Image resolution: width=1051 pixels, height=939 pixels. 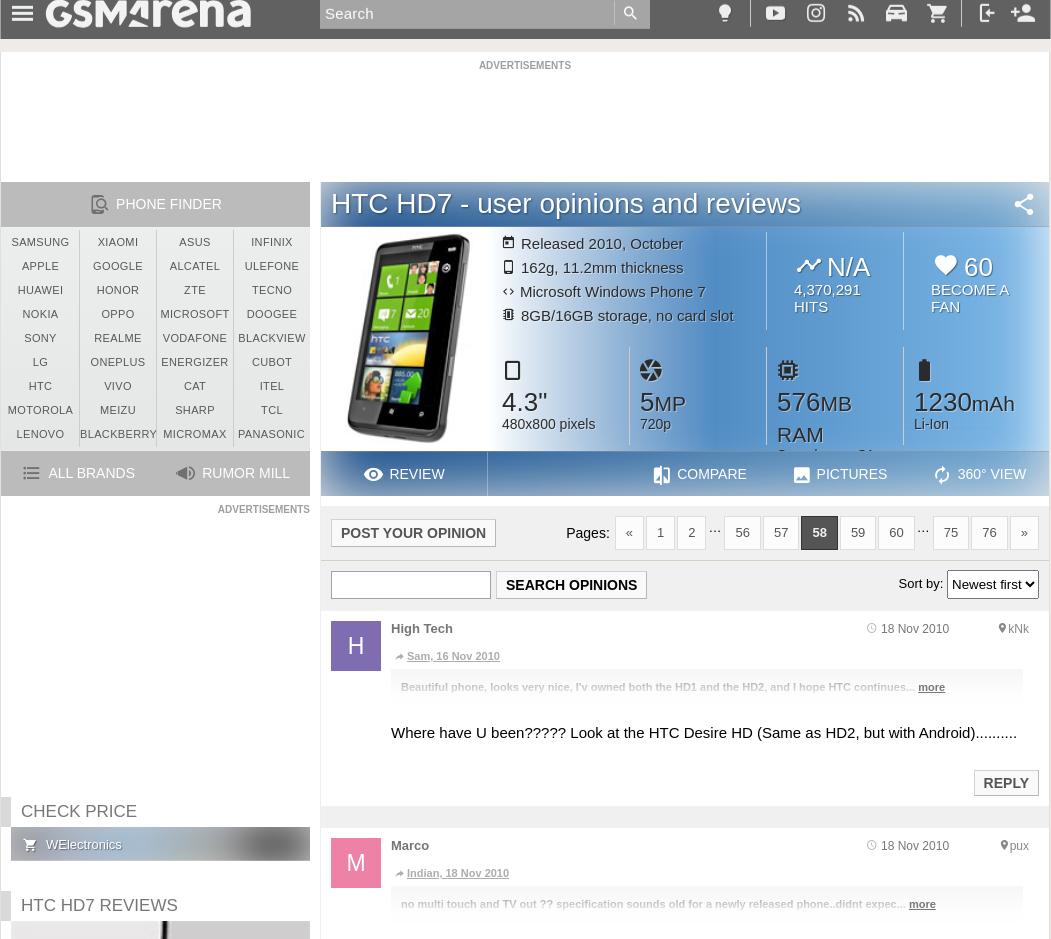 What do you see at coordinates (271, 314) in the screenshot?
I see `'Doogee'` at bounding box center [271, 314].